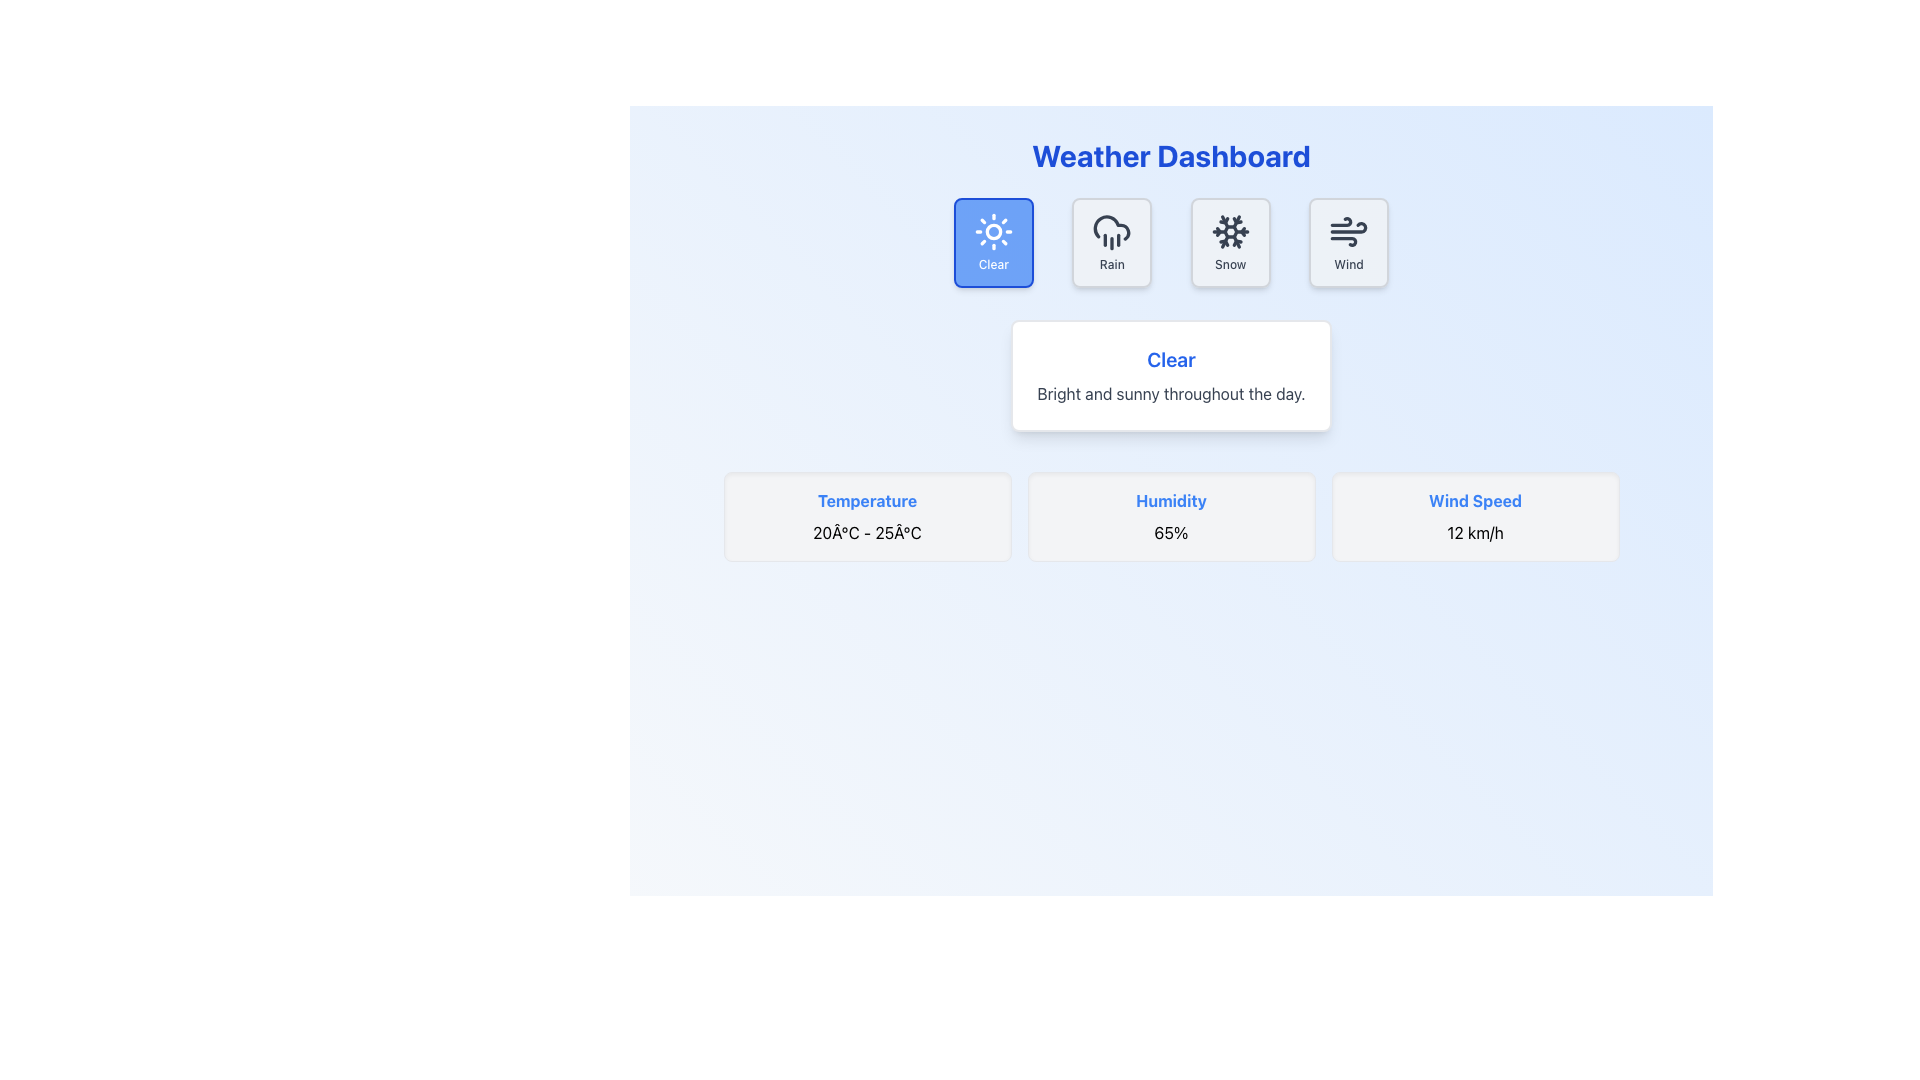 The height and width of the screenshot is (1080, 1920). What do you see at coordinates (1348, 264) in the screenshot?
I see `the text label located at the bottom of the rounded rectangular button that identifies the action associated with the wind icon, positioned as the fourth button in a horizontal group on the dashboard` at bounding box center [1348, 264].